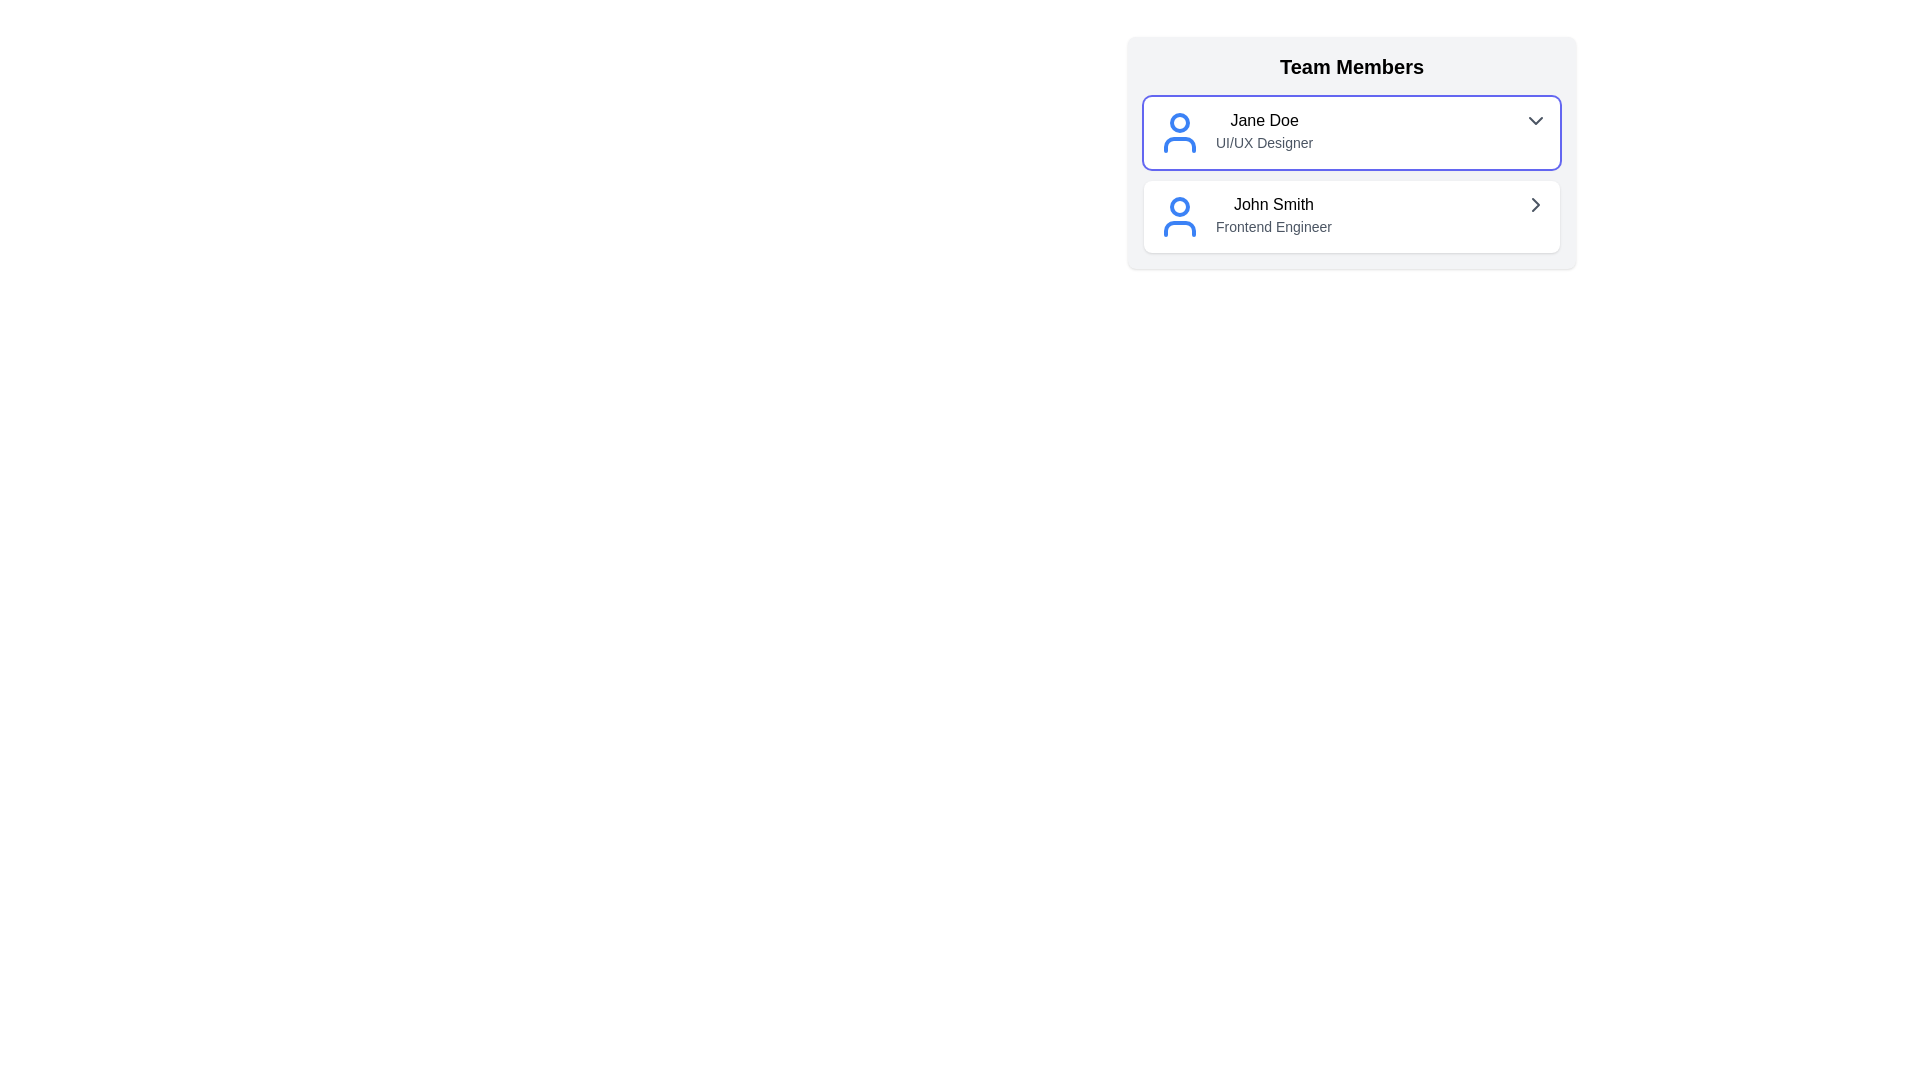  What do you see at coordinates (1263, 131) in the screenshot?
I see `the text block displaying 'Jane Doe' in bold font within the 'Team Members' section` at bounding box center [1263, 131].